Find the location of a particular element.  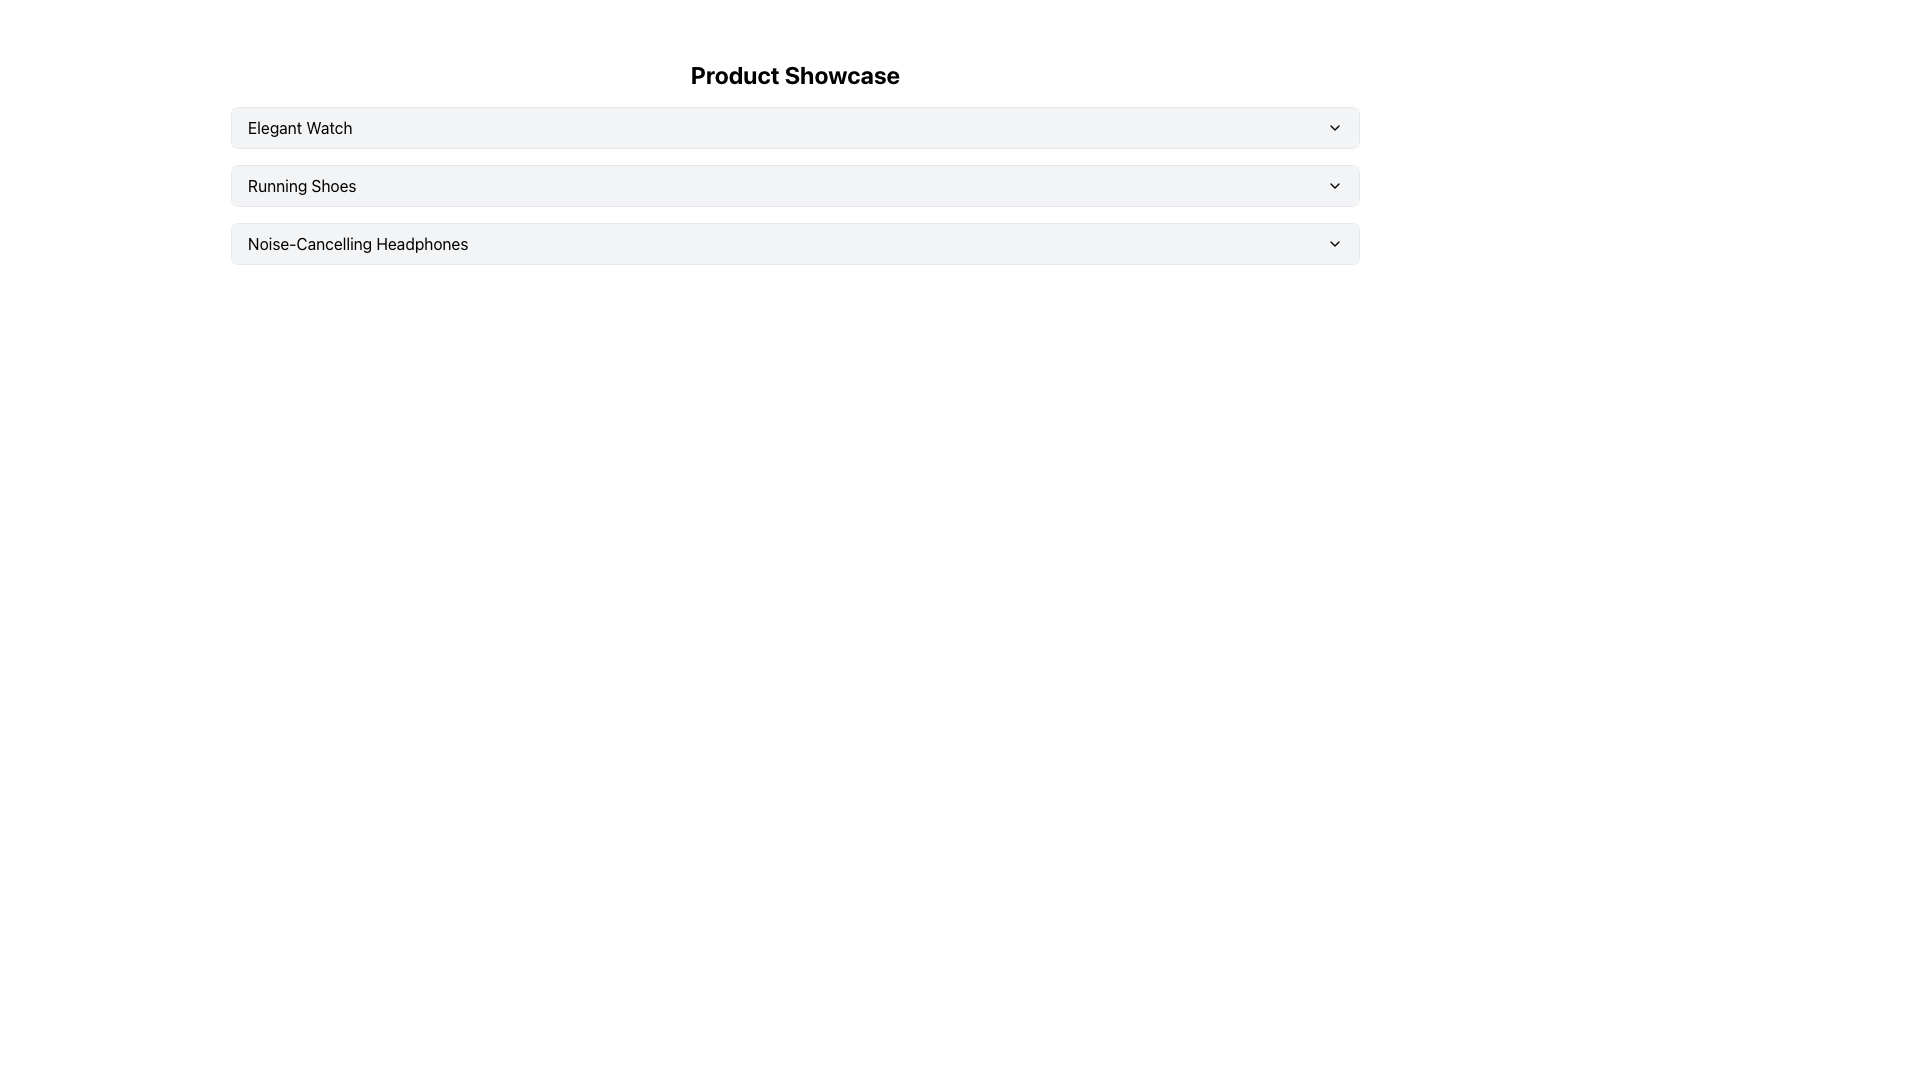

the dropdown menu entry labeled 'Noise-Cancelling Headphones' is located at coordinates (794, 242).